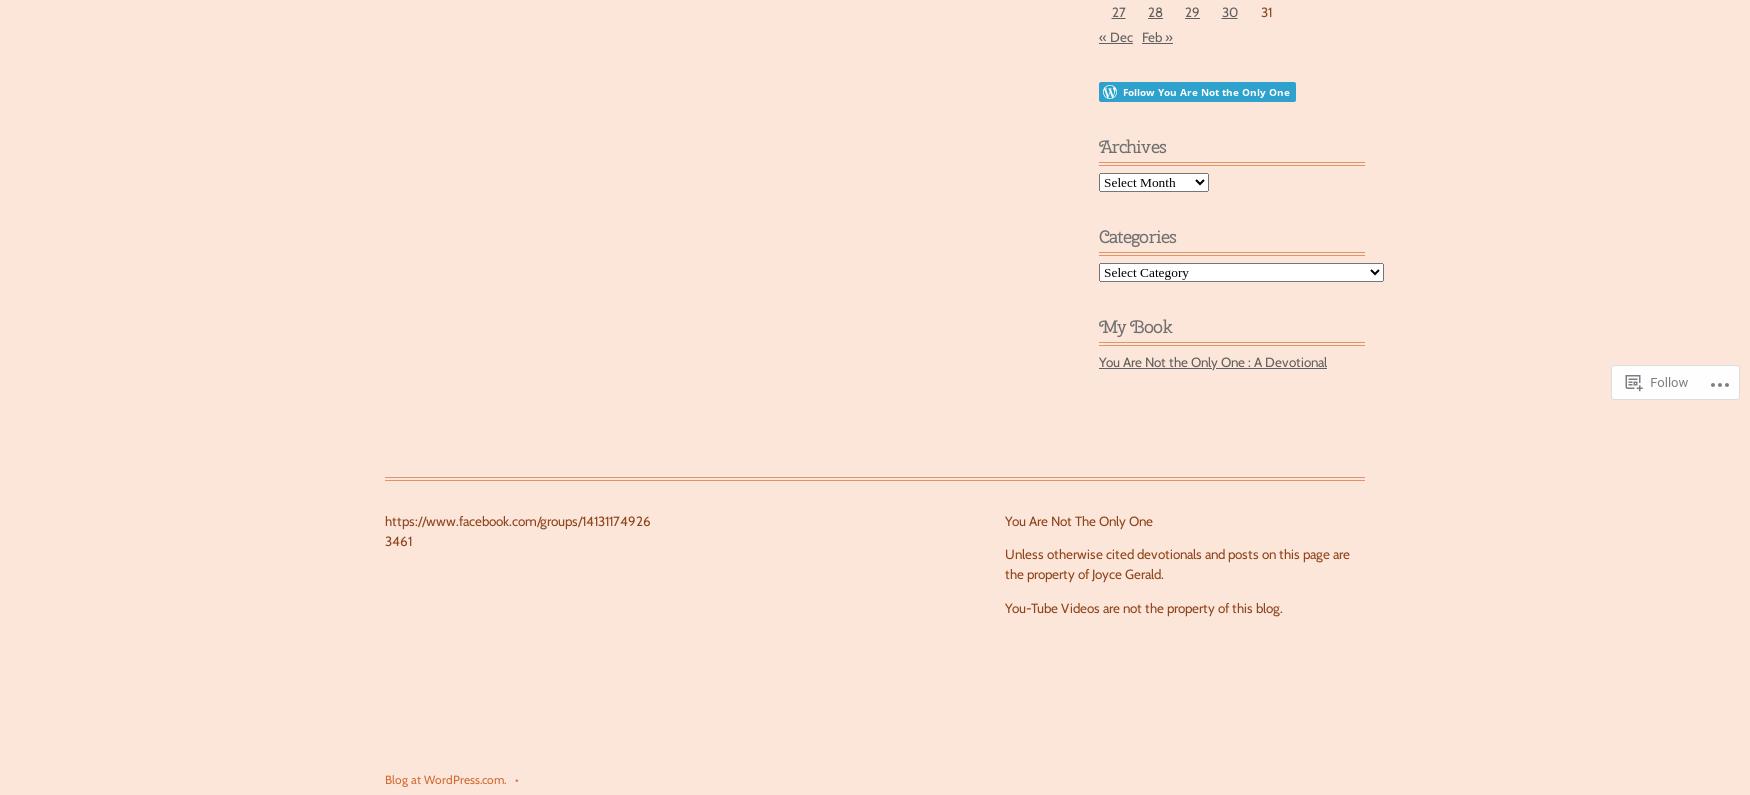 The width and height of the screenshot is (1750, 795). What do you see at coordinates (1229, 11) in the screenshot?
I see `'30'` at bounding box center [1229, 11].